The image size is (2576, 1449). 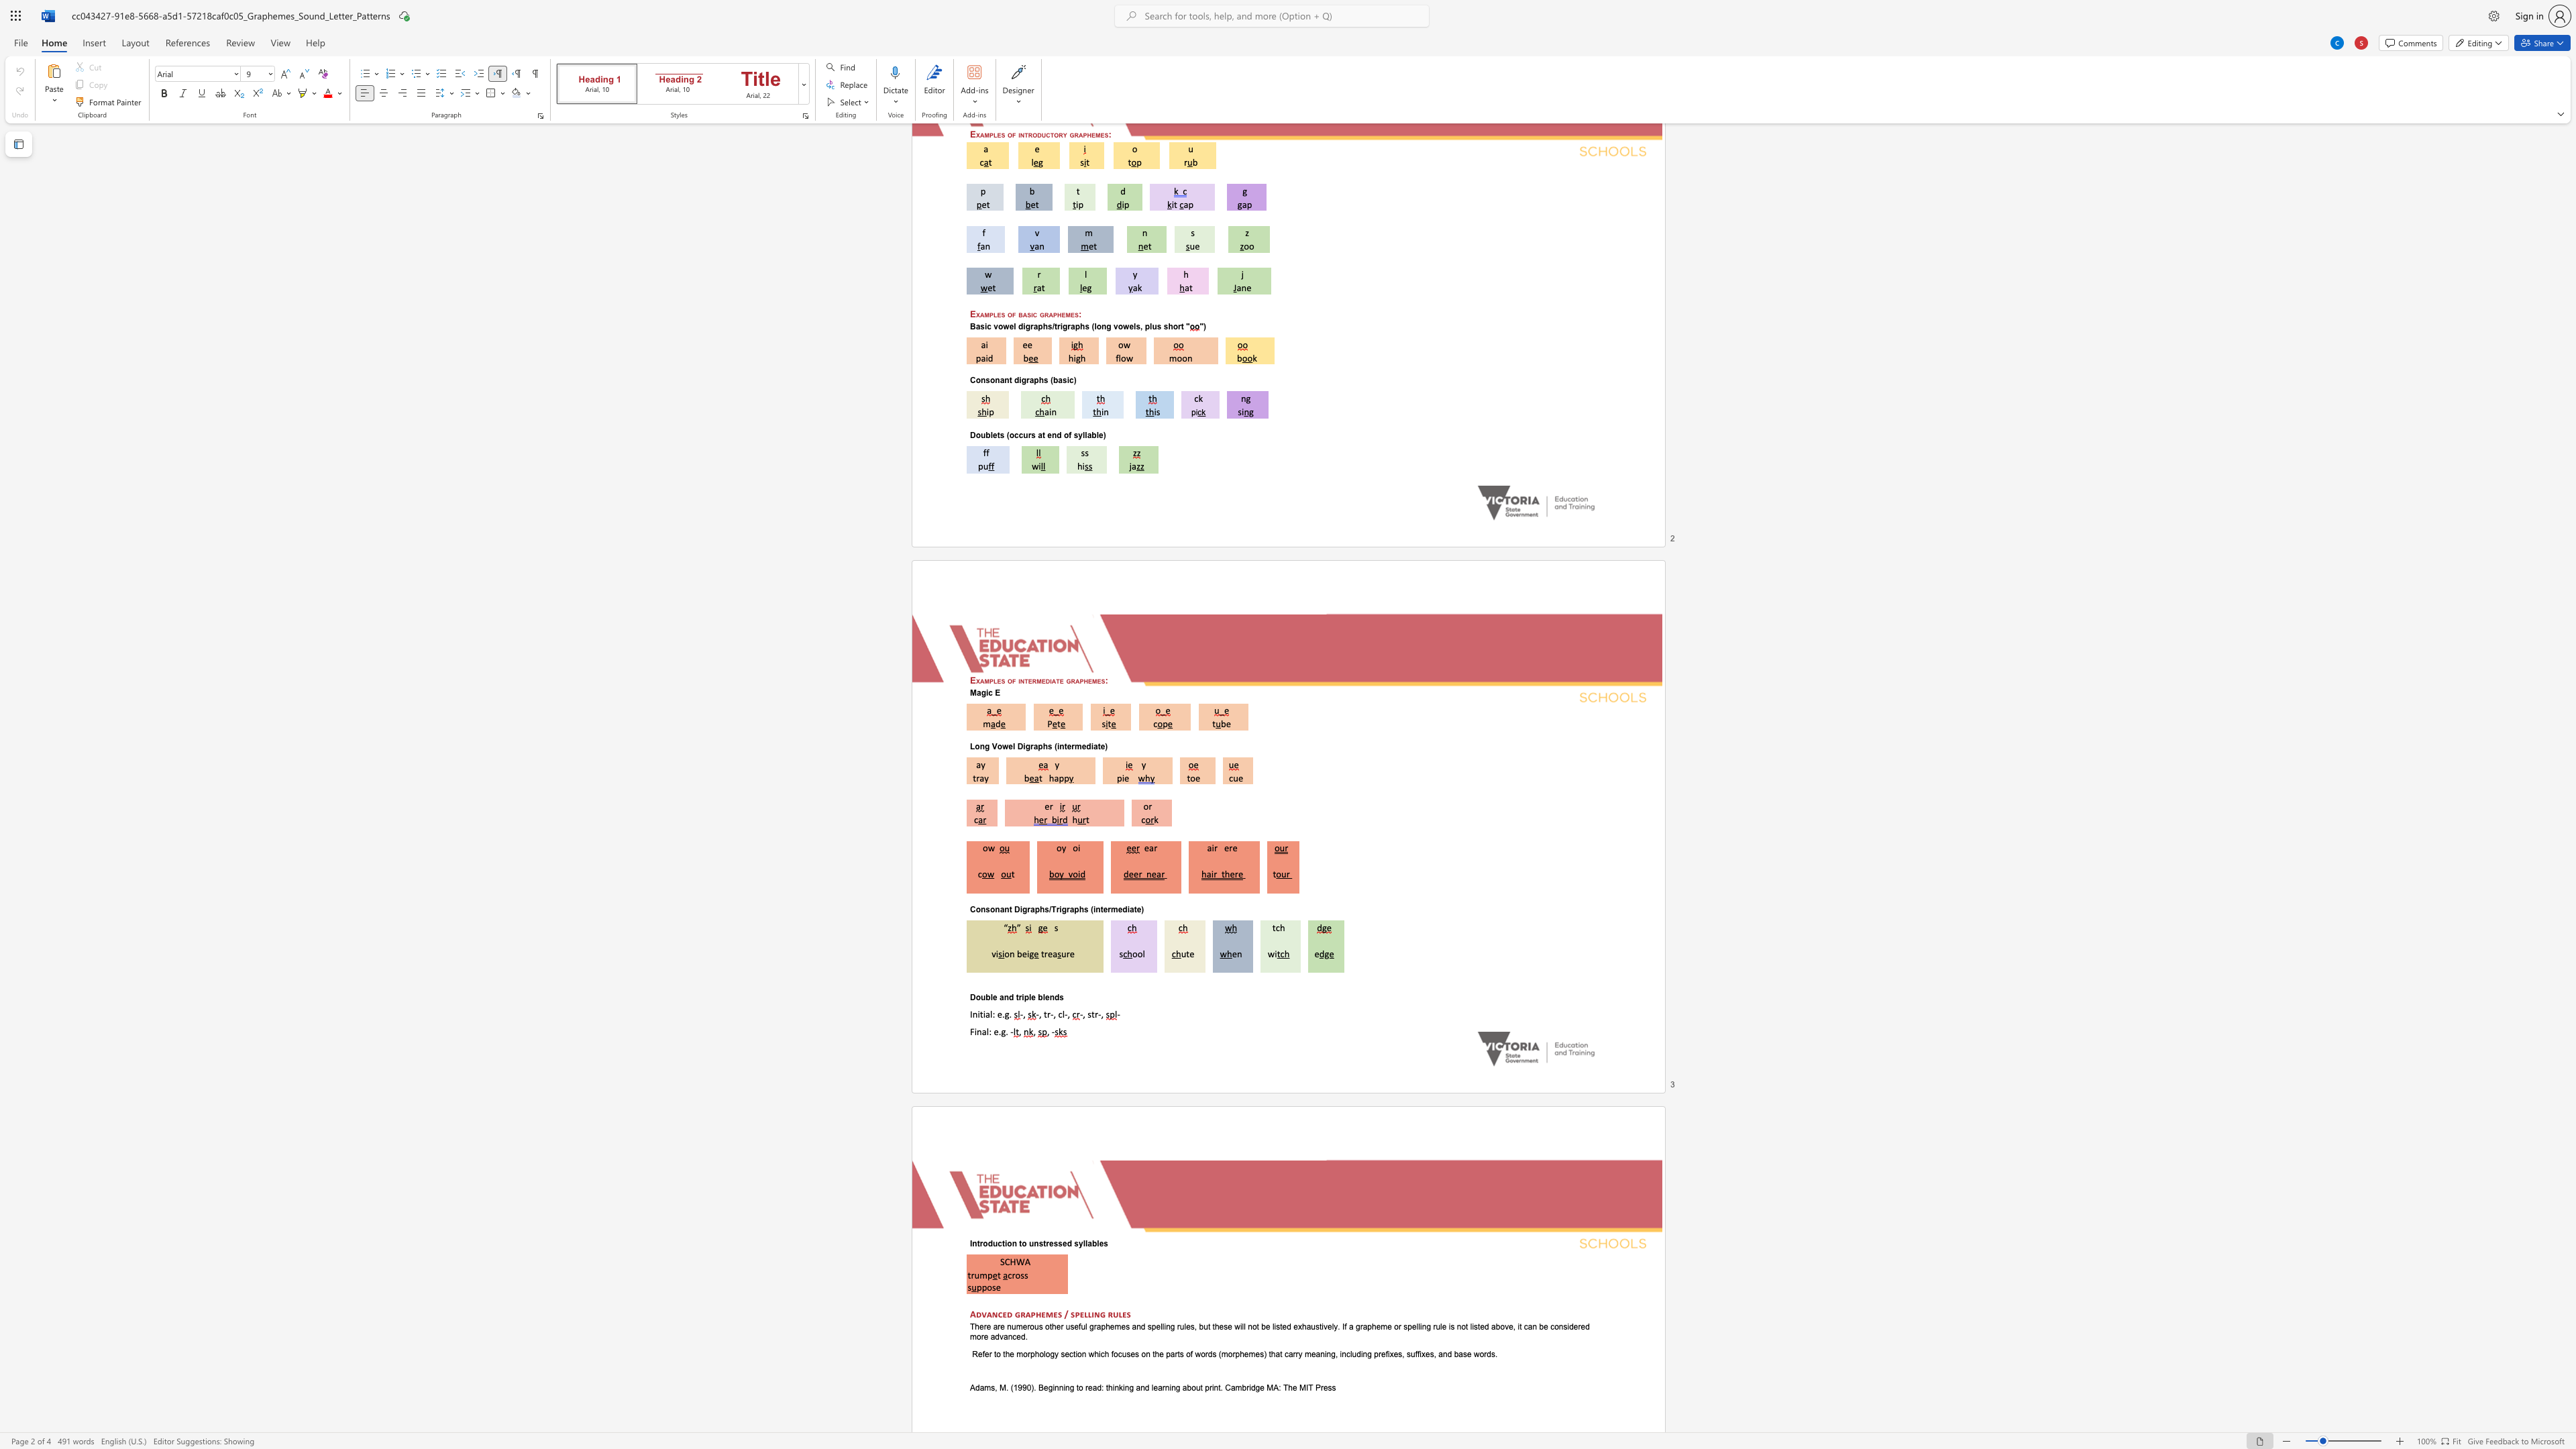 What do you see at coordinates (1107, 908) in the screenshot?
I see `the subset text "rm" within the text "Consonant Digraphs/Trigraphs (intermediate)"` at bounding box center [1107, 908].